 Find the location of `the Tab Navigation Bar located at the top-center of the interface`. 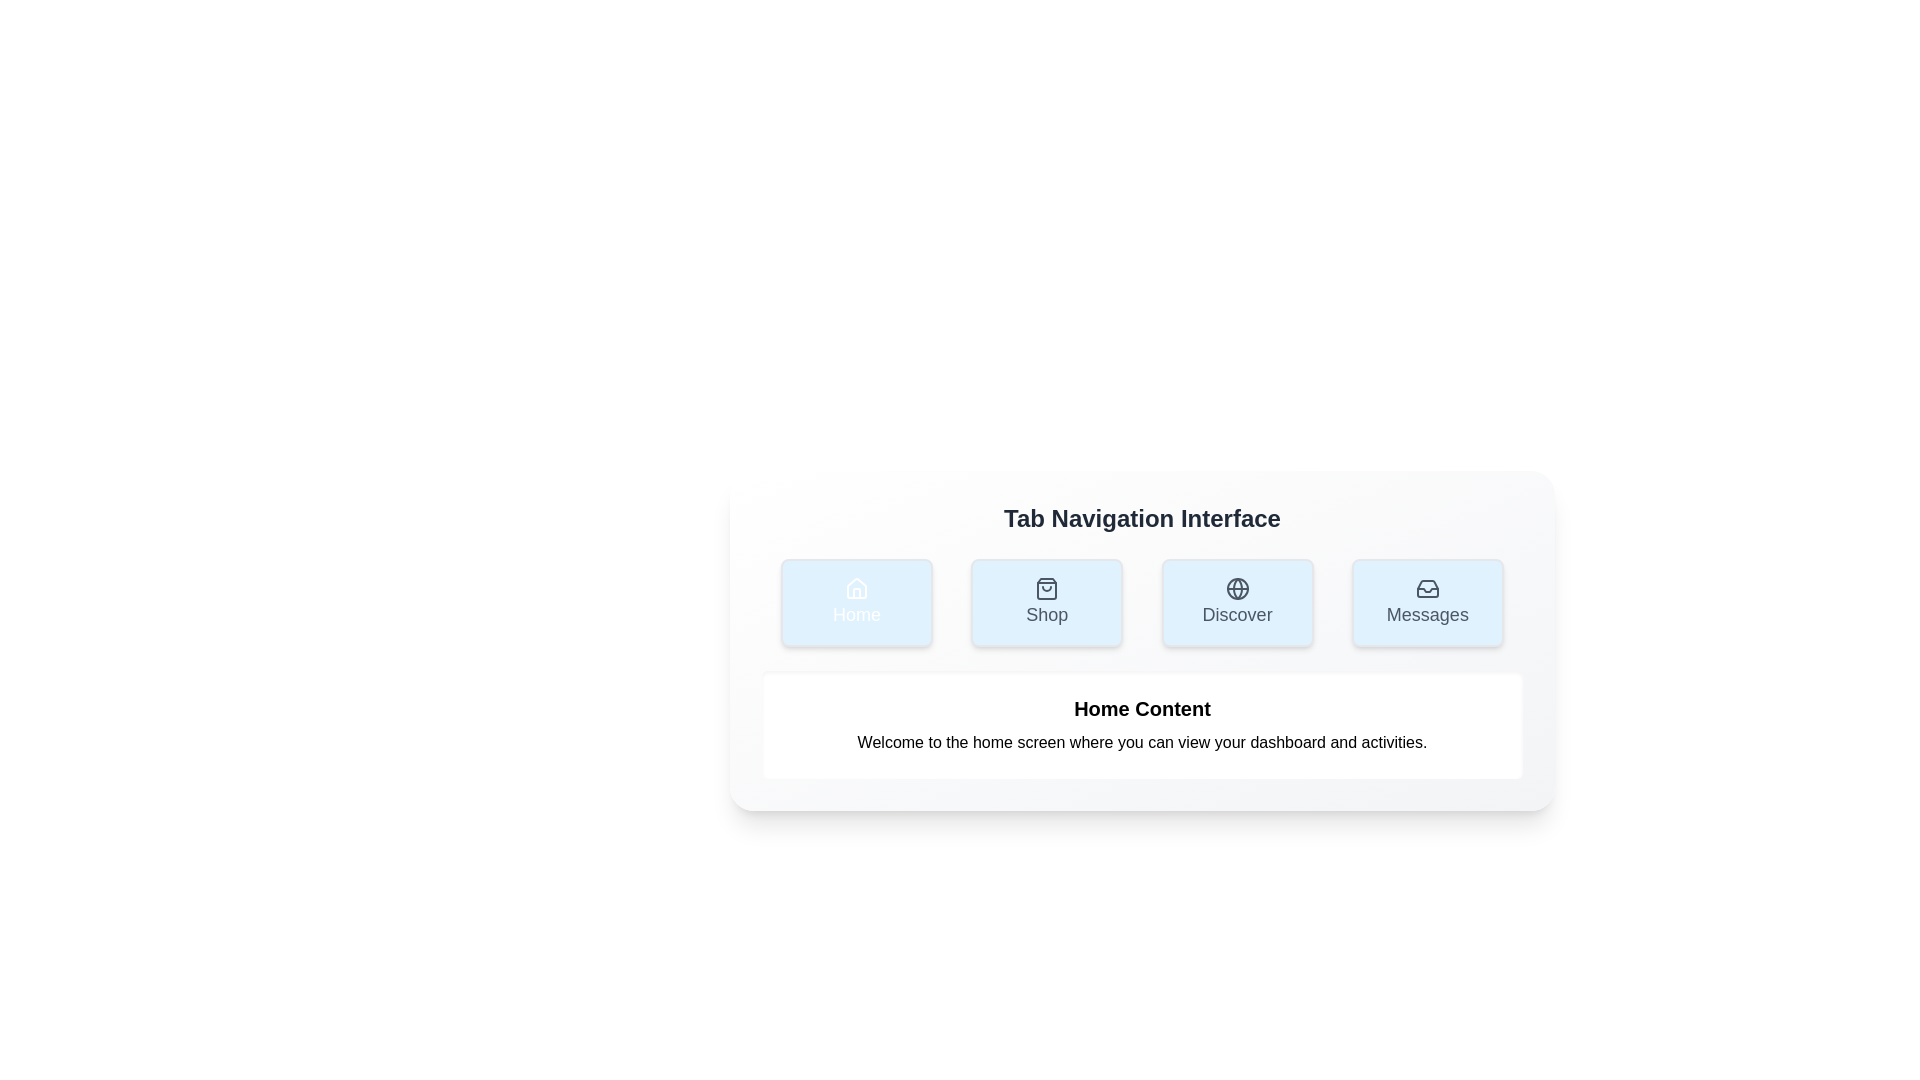

the Tab Navigation Bar located at the top-center of the interface is located at coordinates (1142, 640).